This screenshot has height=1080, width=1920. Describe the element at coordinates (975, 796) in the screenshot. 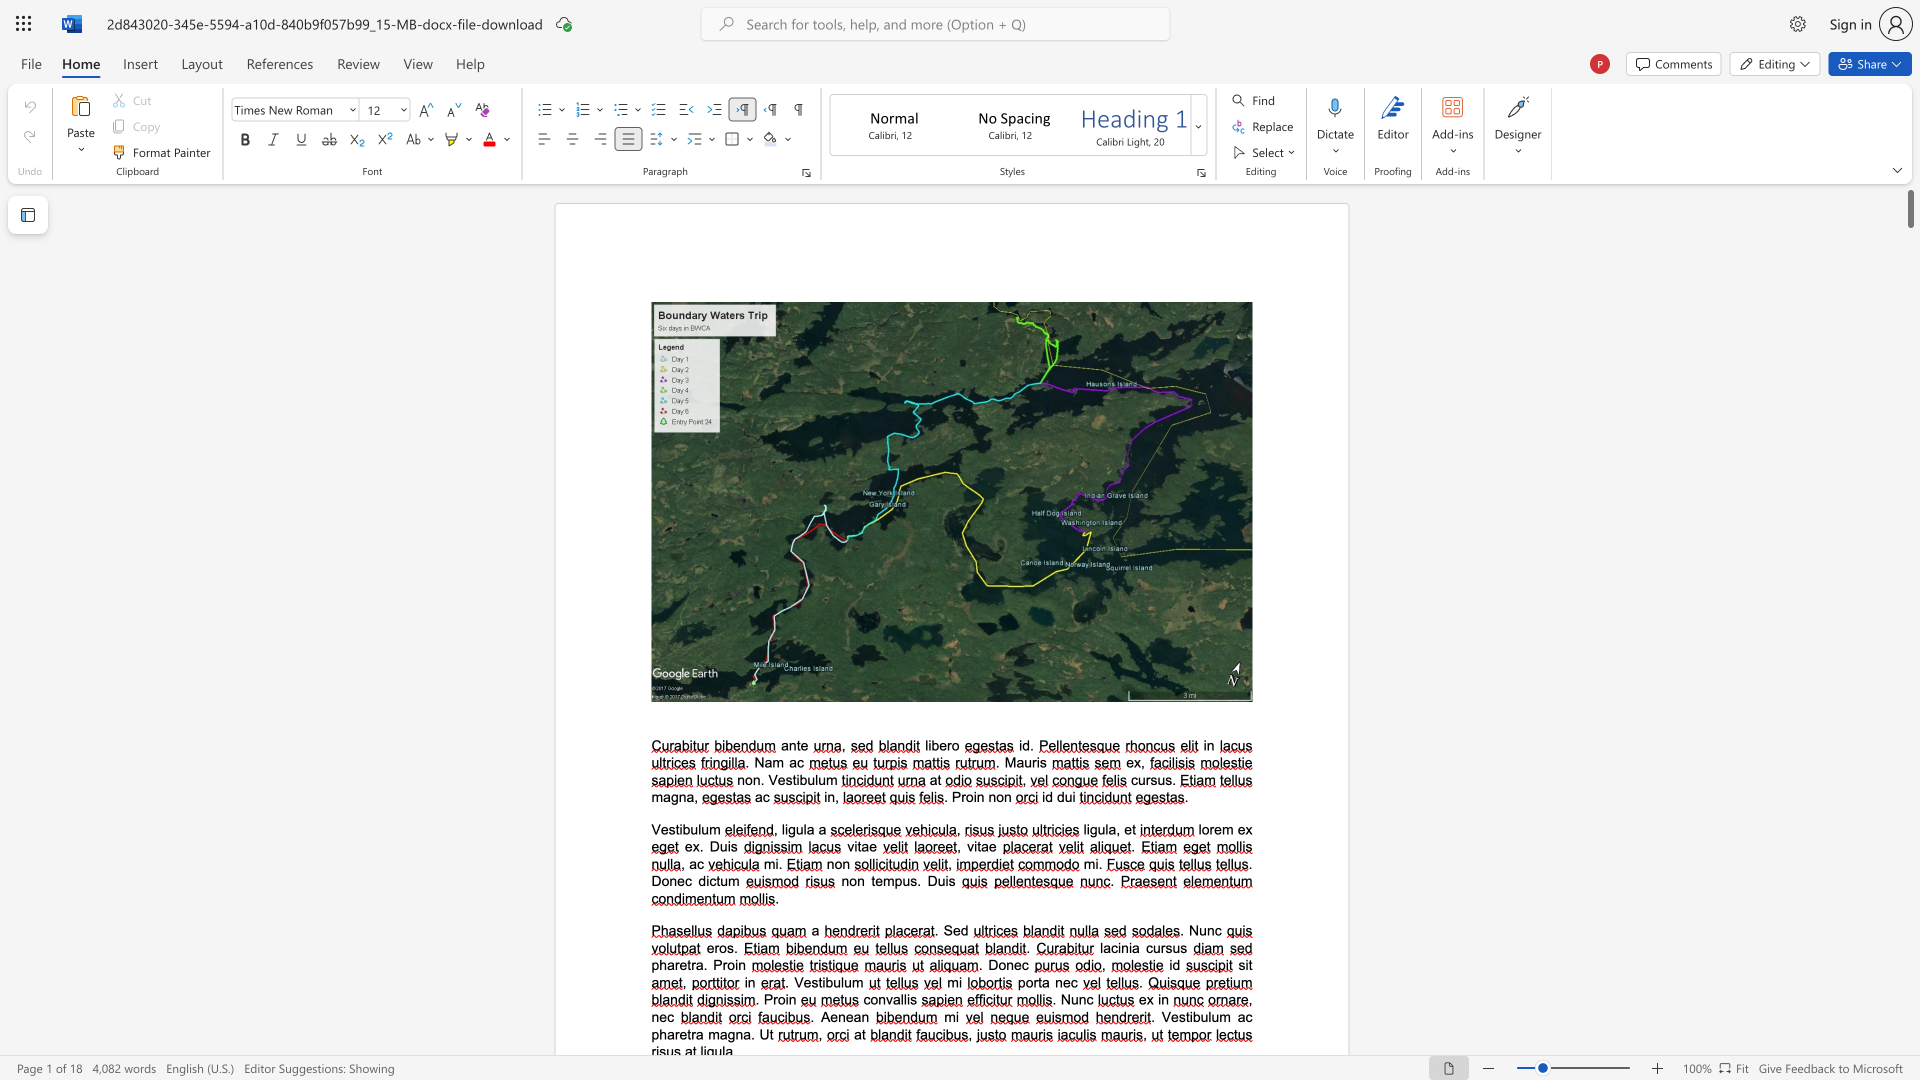

I see `the 1th character "i" in the text` at that location.